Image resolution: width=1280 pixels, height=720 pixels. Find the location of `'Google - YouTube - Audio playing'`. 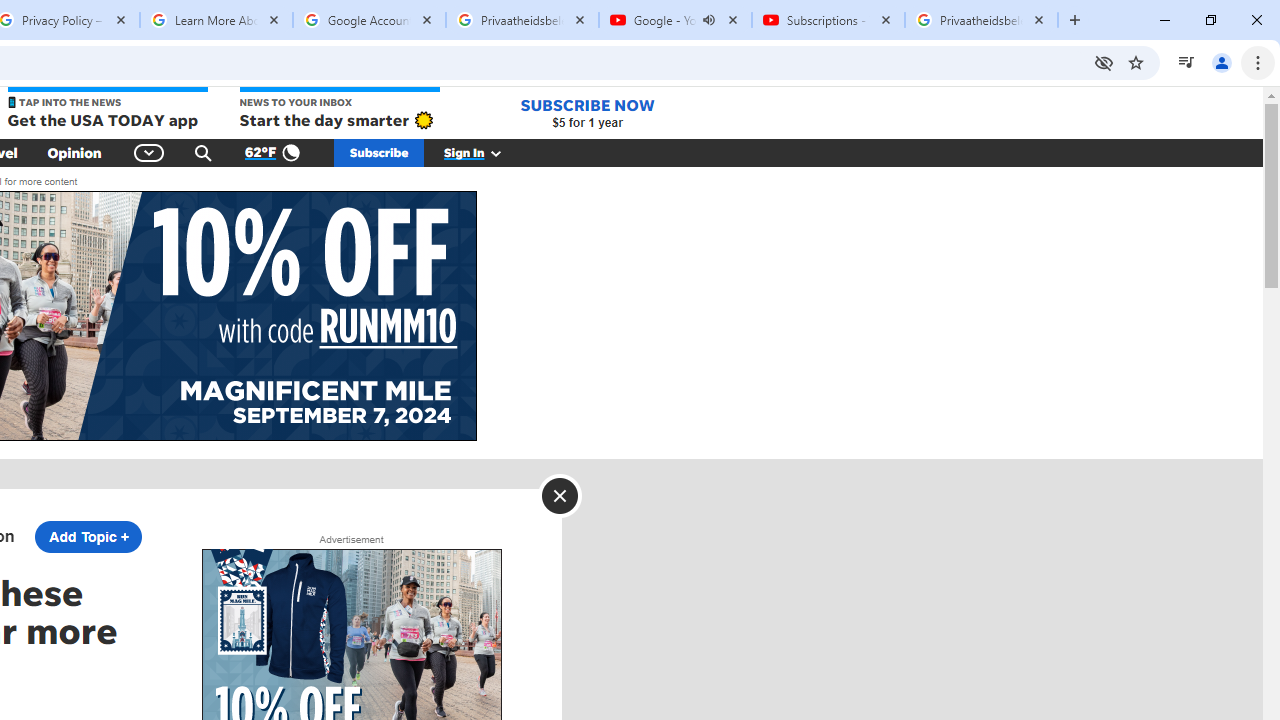

'Google - YouTube - Audio playing' is located at coordinates (675, 20).